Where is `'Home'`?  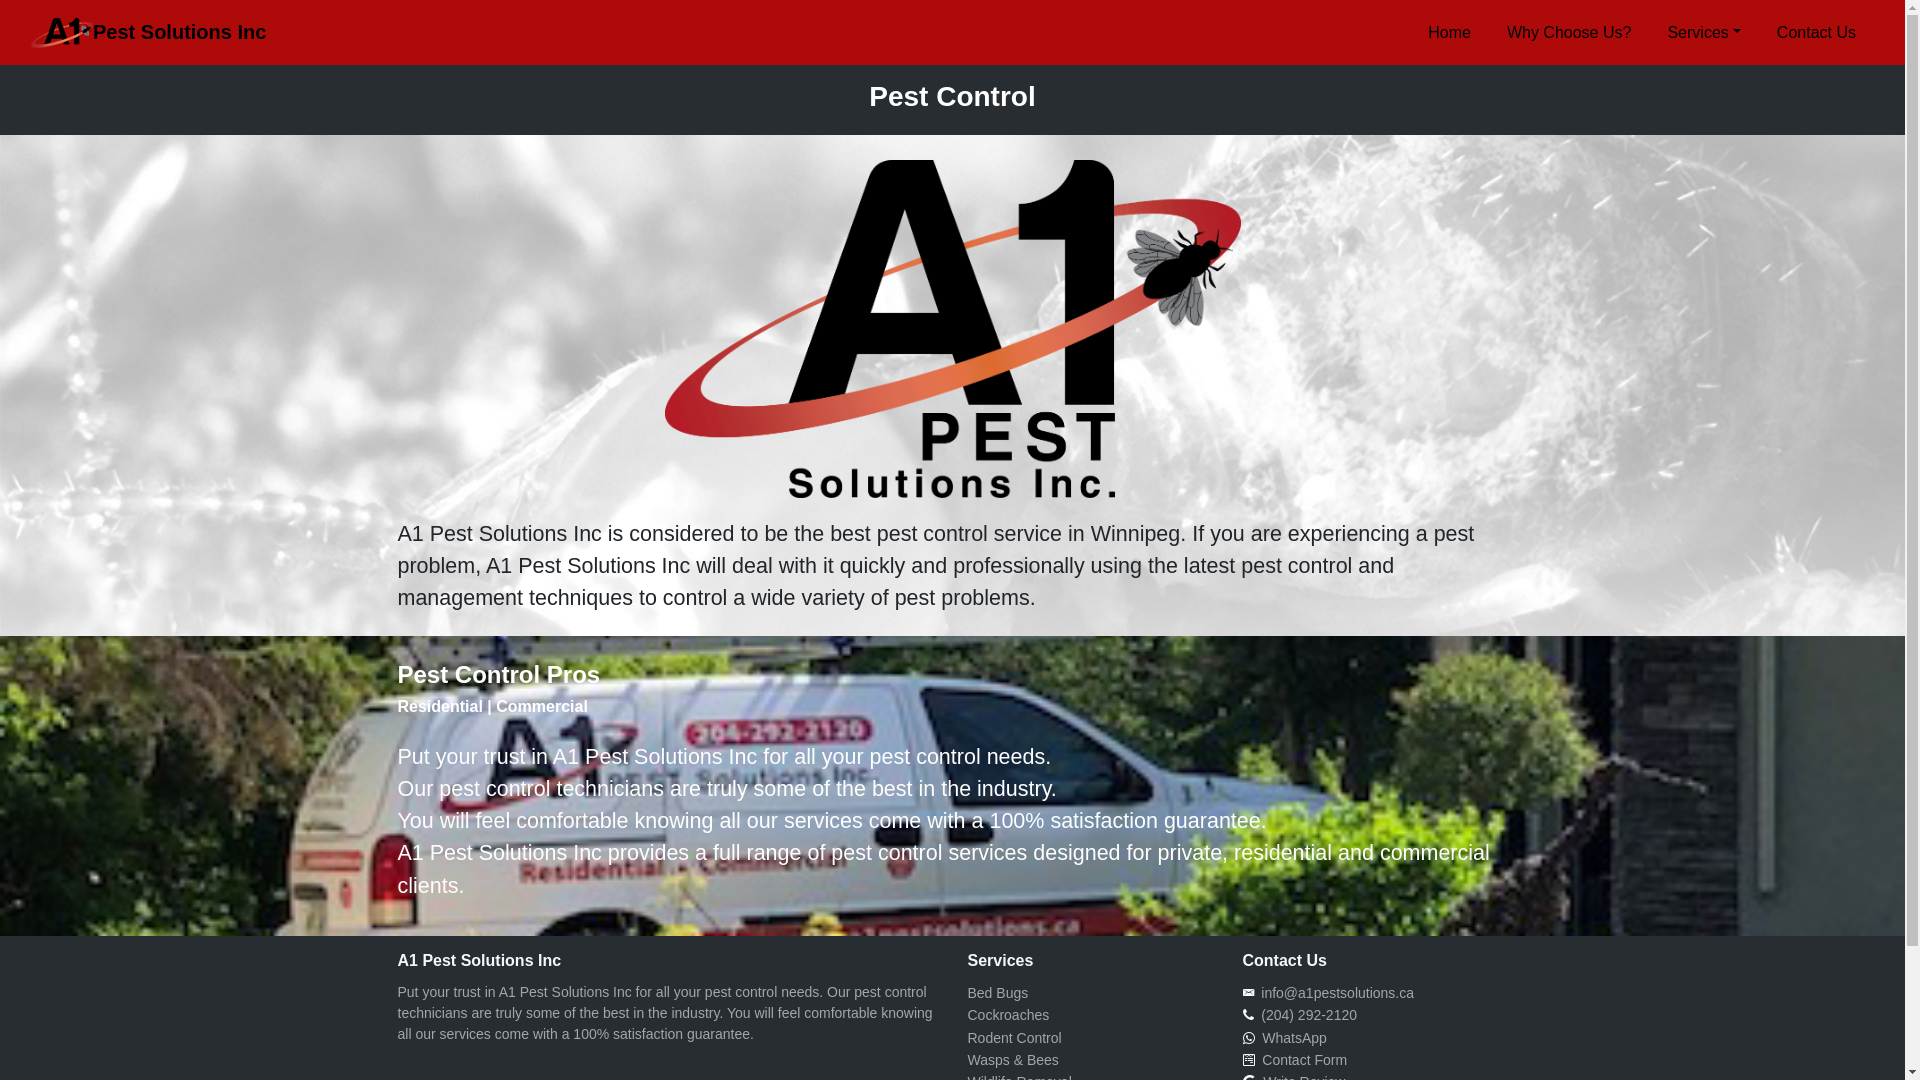
'Home' is located at coordinates (1449, 31).